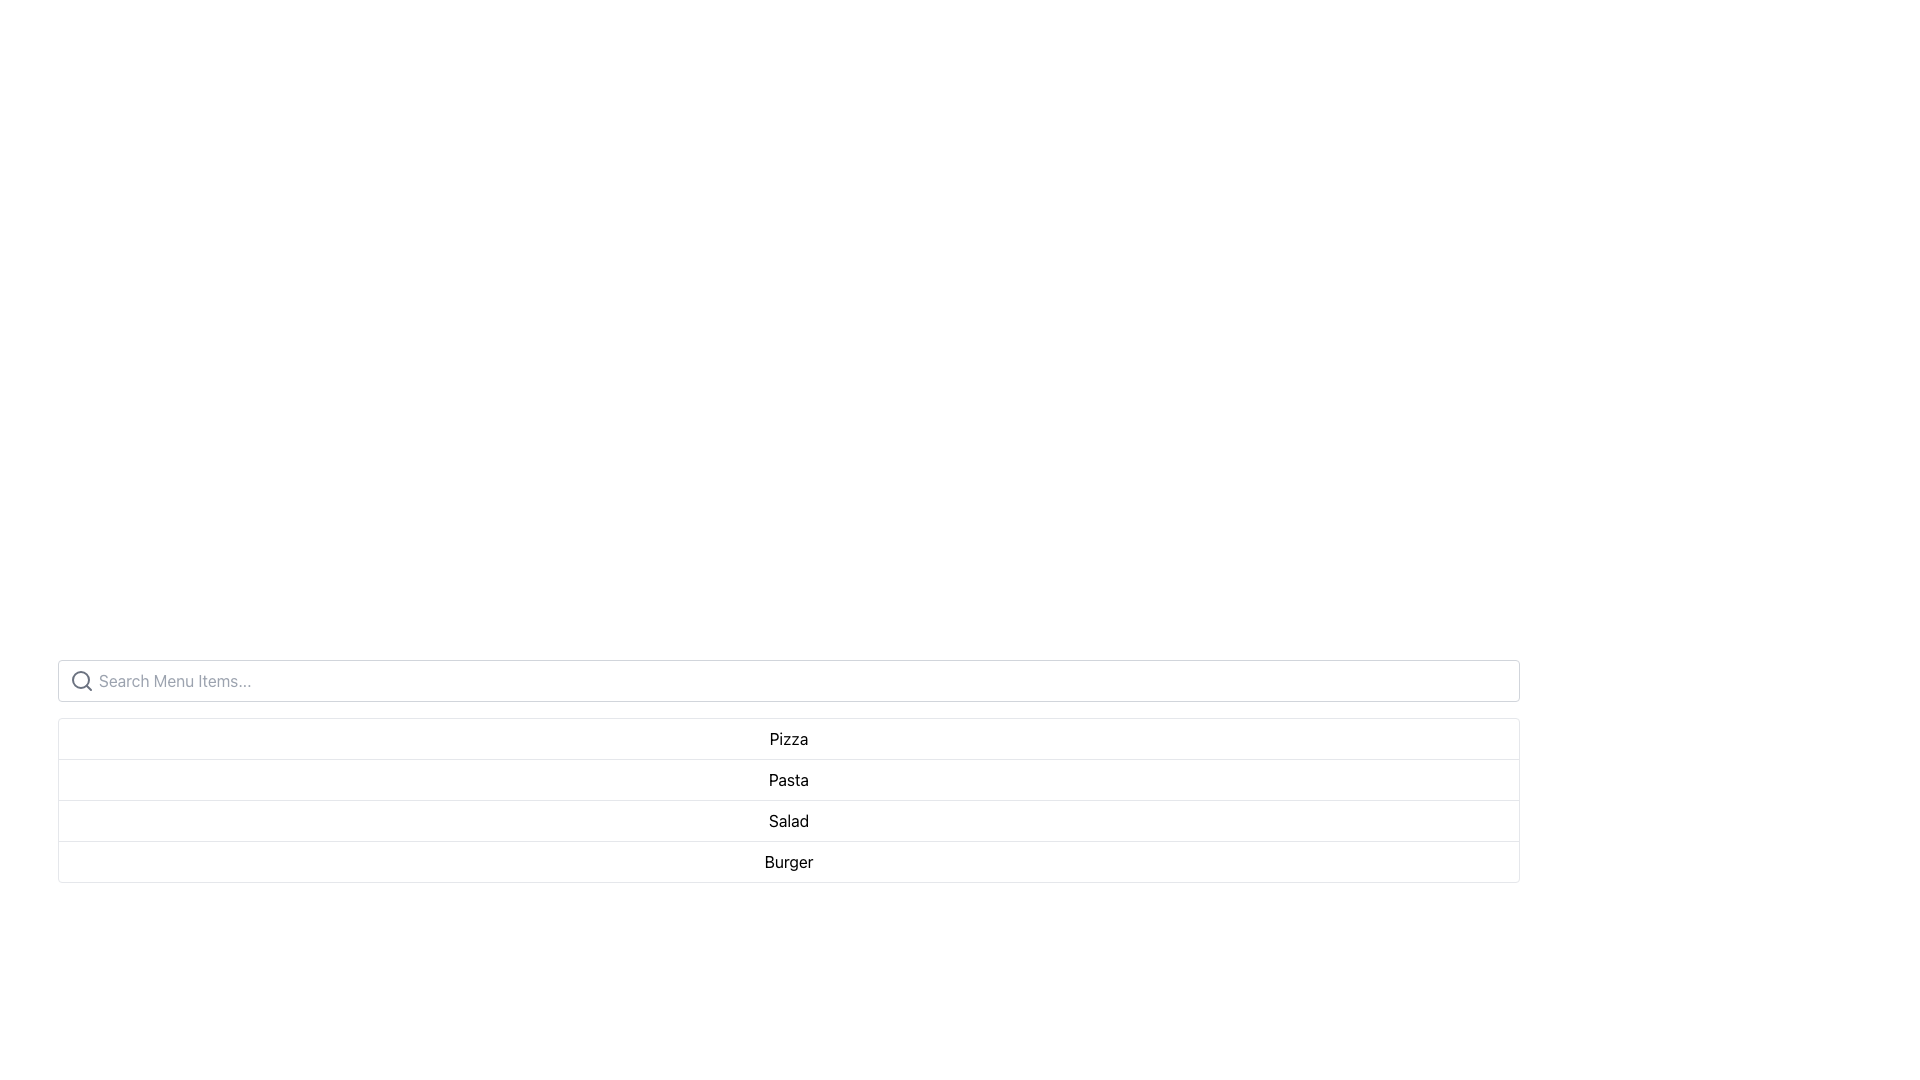  I want to click on the text label 'Salad' displayed in black text on a white background, so click(787, 820).